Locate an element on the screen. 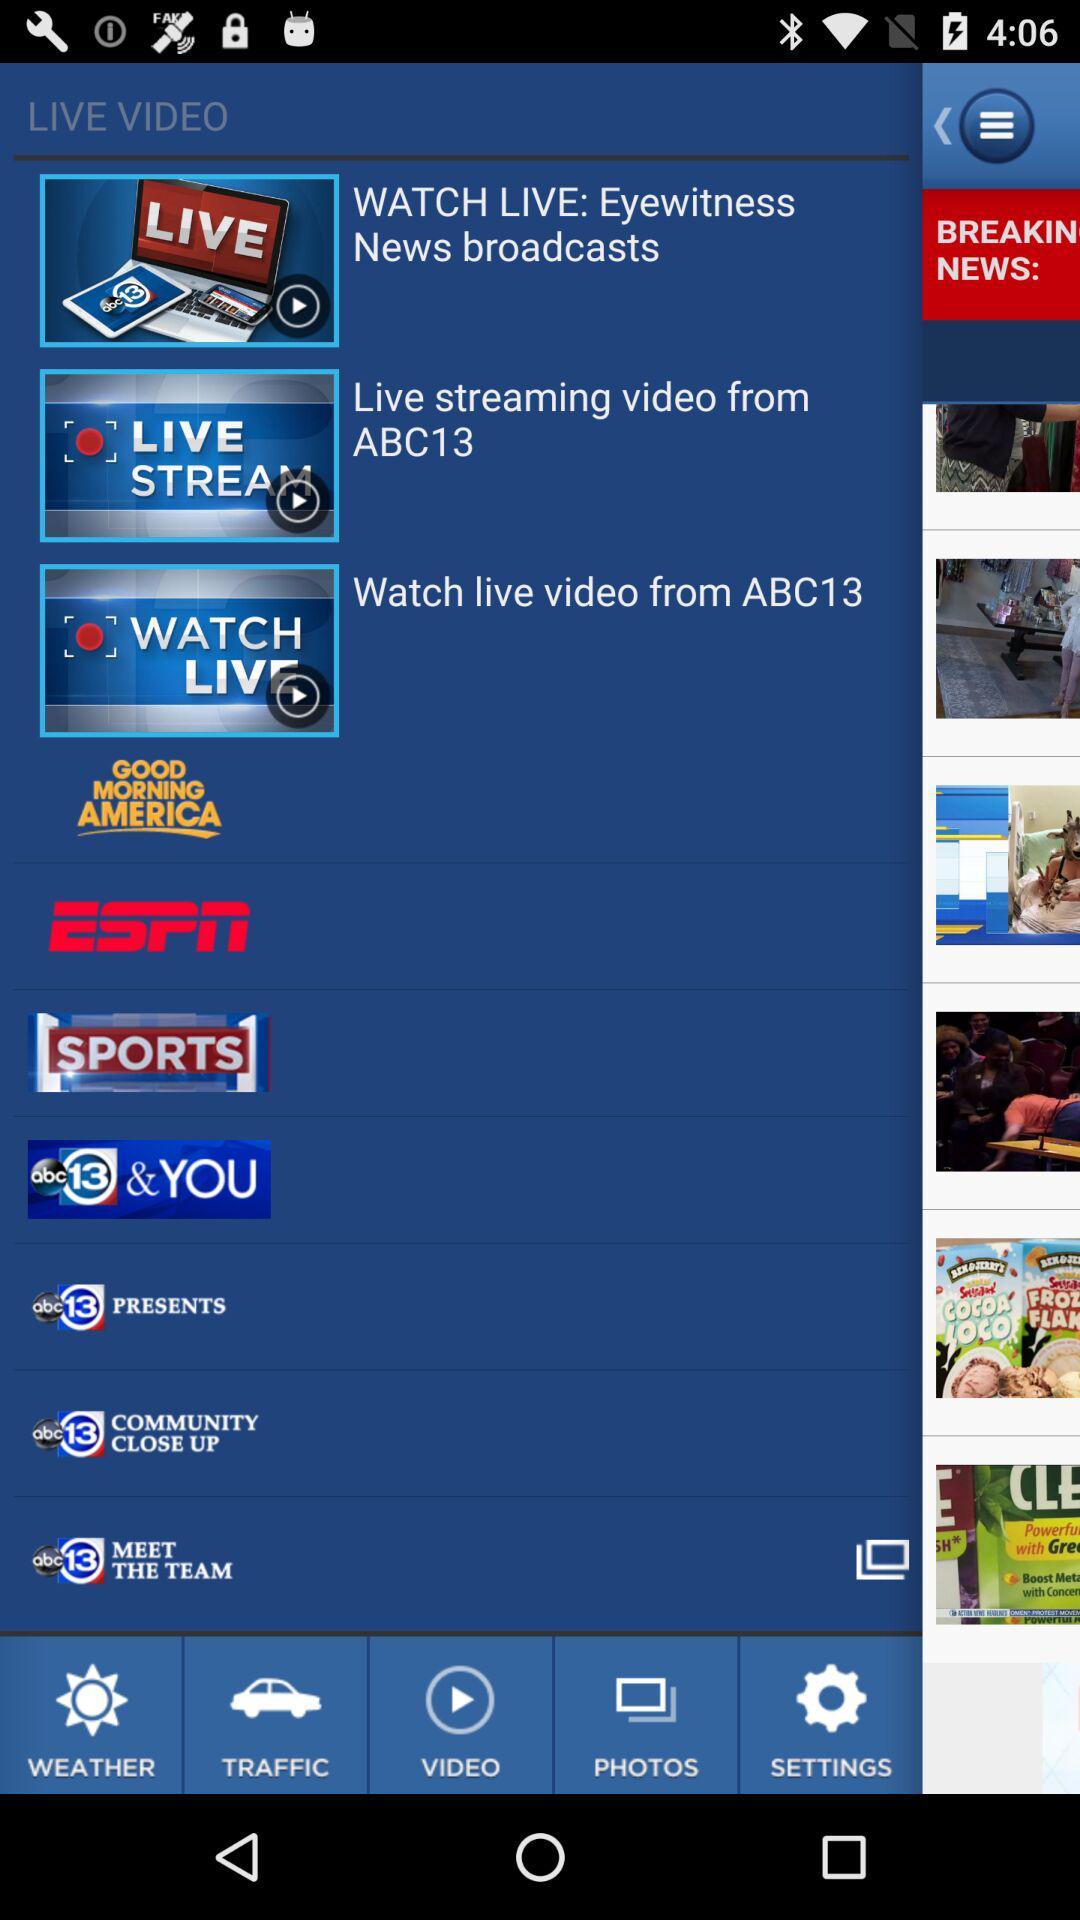 The height and width of the screenshot is (1920, 1080). video is located at coordinates (460, 1714).